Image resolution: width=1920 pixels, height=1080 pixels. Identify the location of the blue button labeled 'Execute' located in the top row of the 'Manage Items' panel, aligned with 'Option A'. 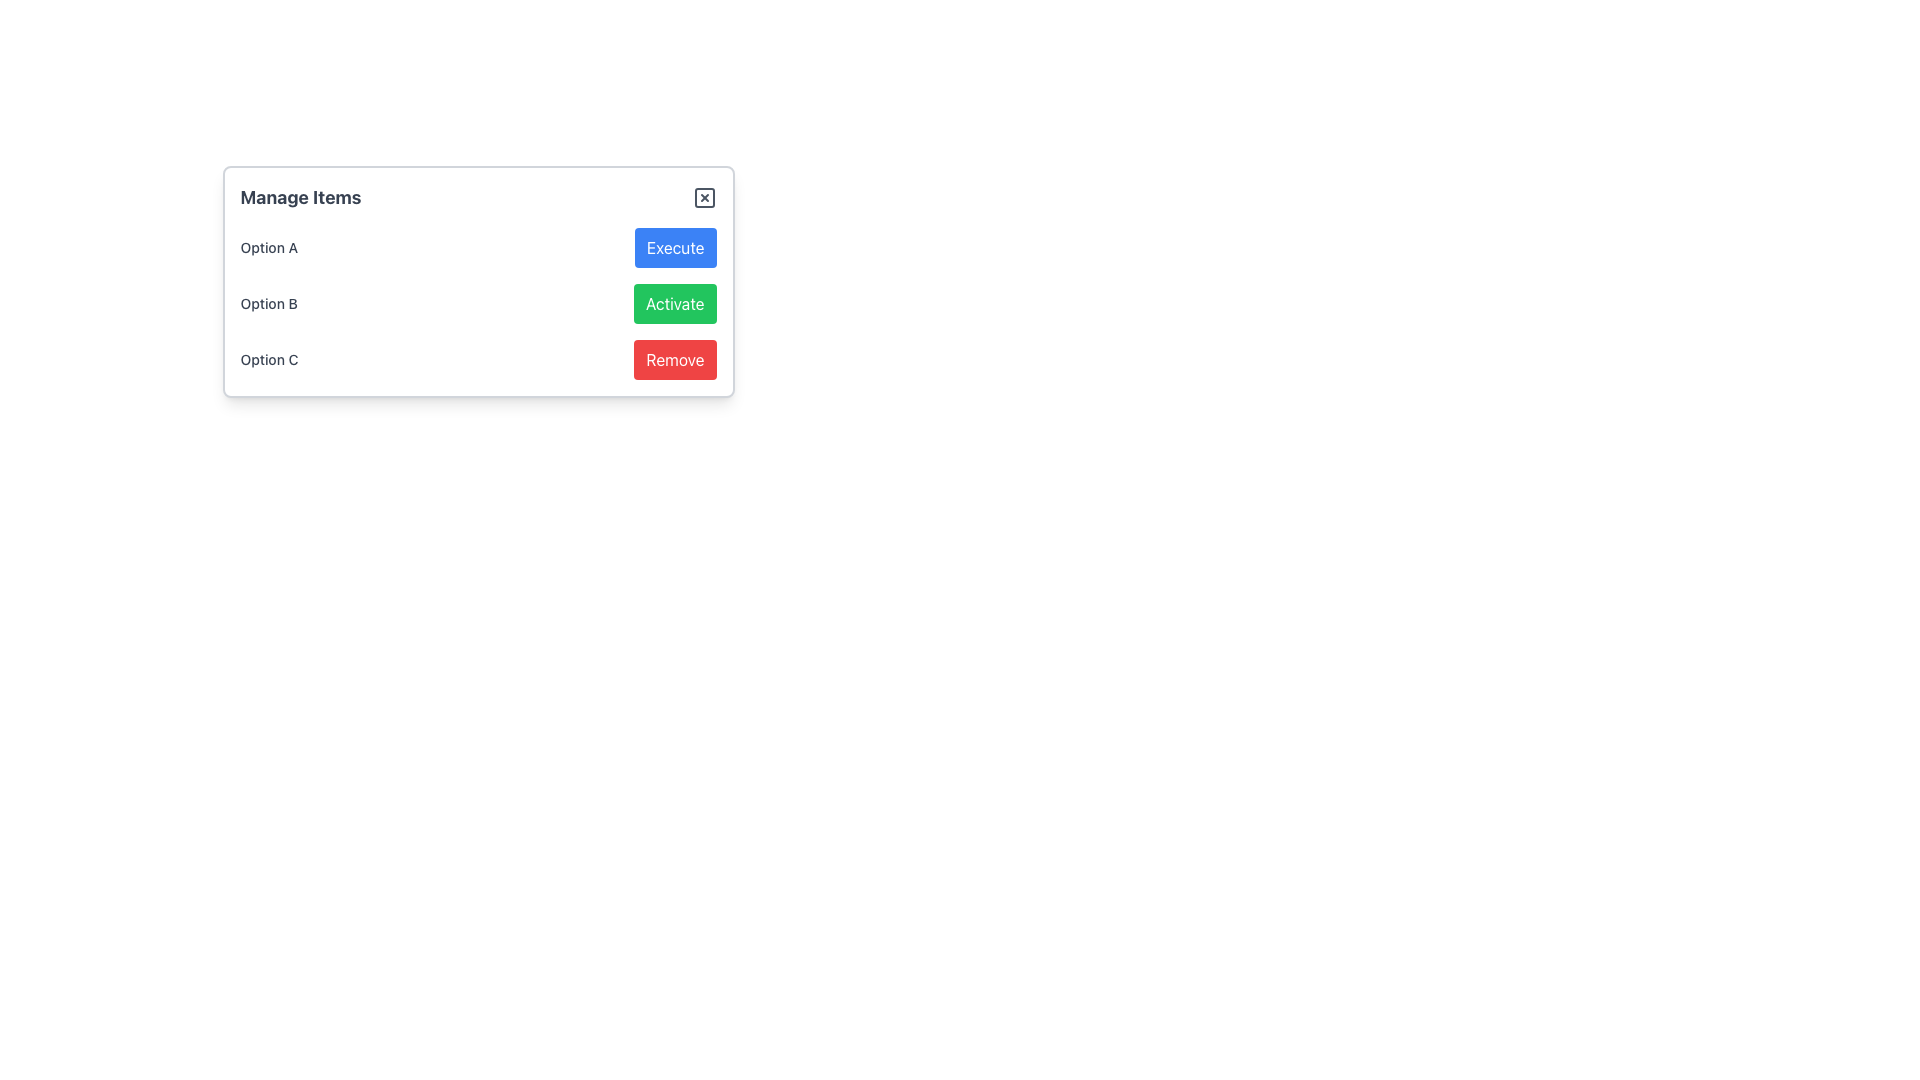
(675, 246).